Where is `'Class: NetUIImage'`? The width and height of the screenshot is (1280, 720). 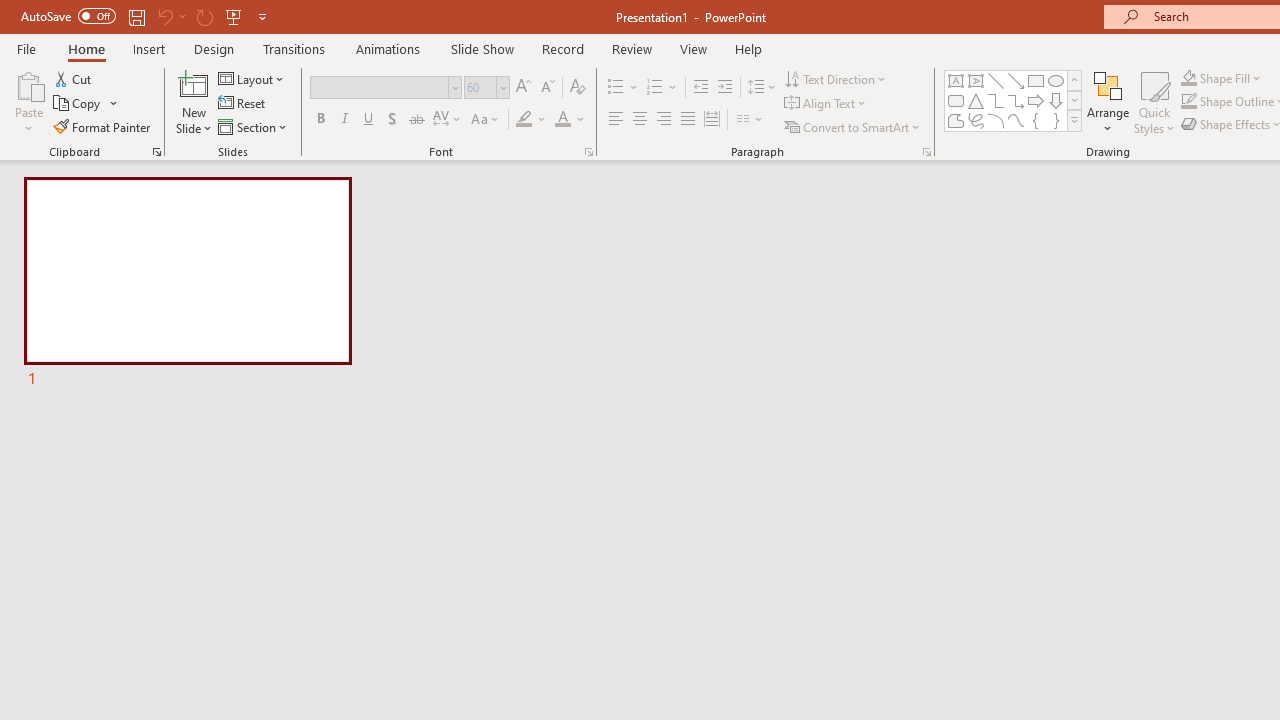 'Class: NetUIImage' is located at coordinates (1074, 120).